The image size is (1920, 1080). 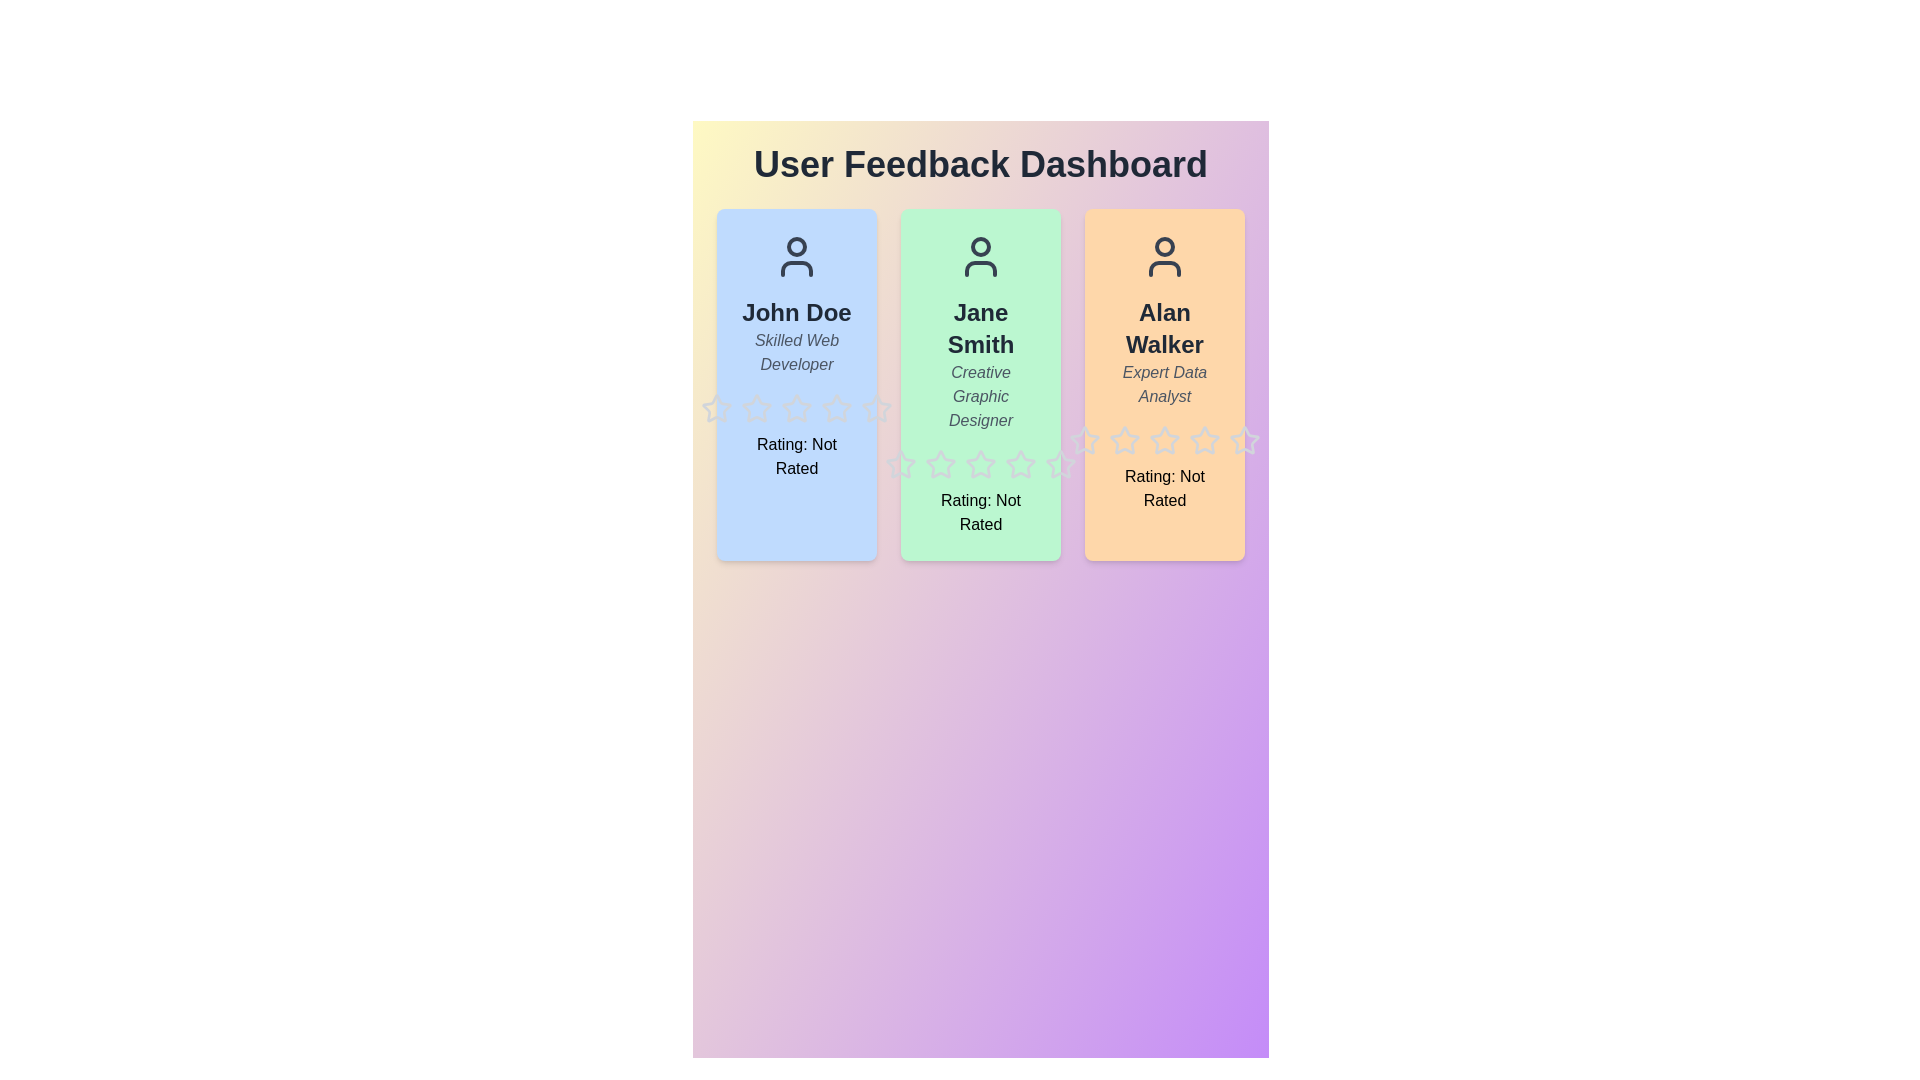 What do you see at coordinates (860, 393) in the screenshot?
I see `the star icon corresponding to 5 for user John Doe` at bounding box center [860, 393].